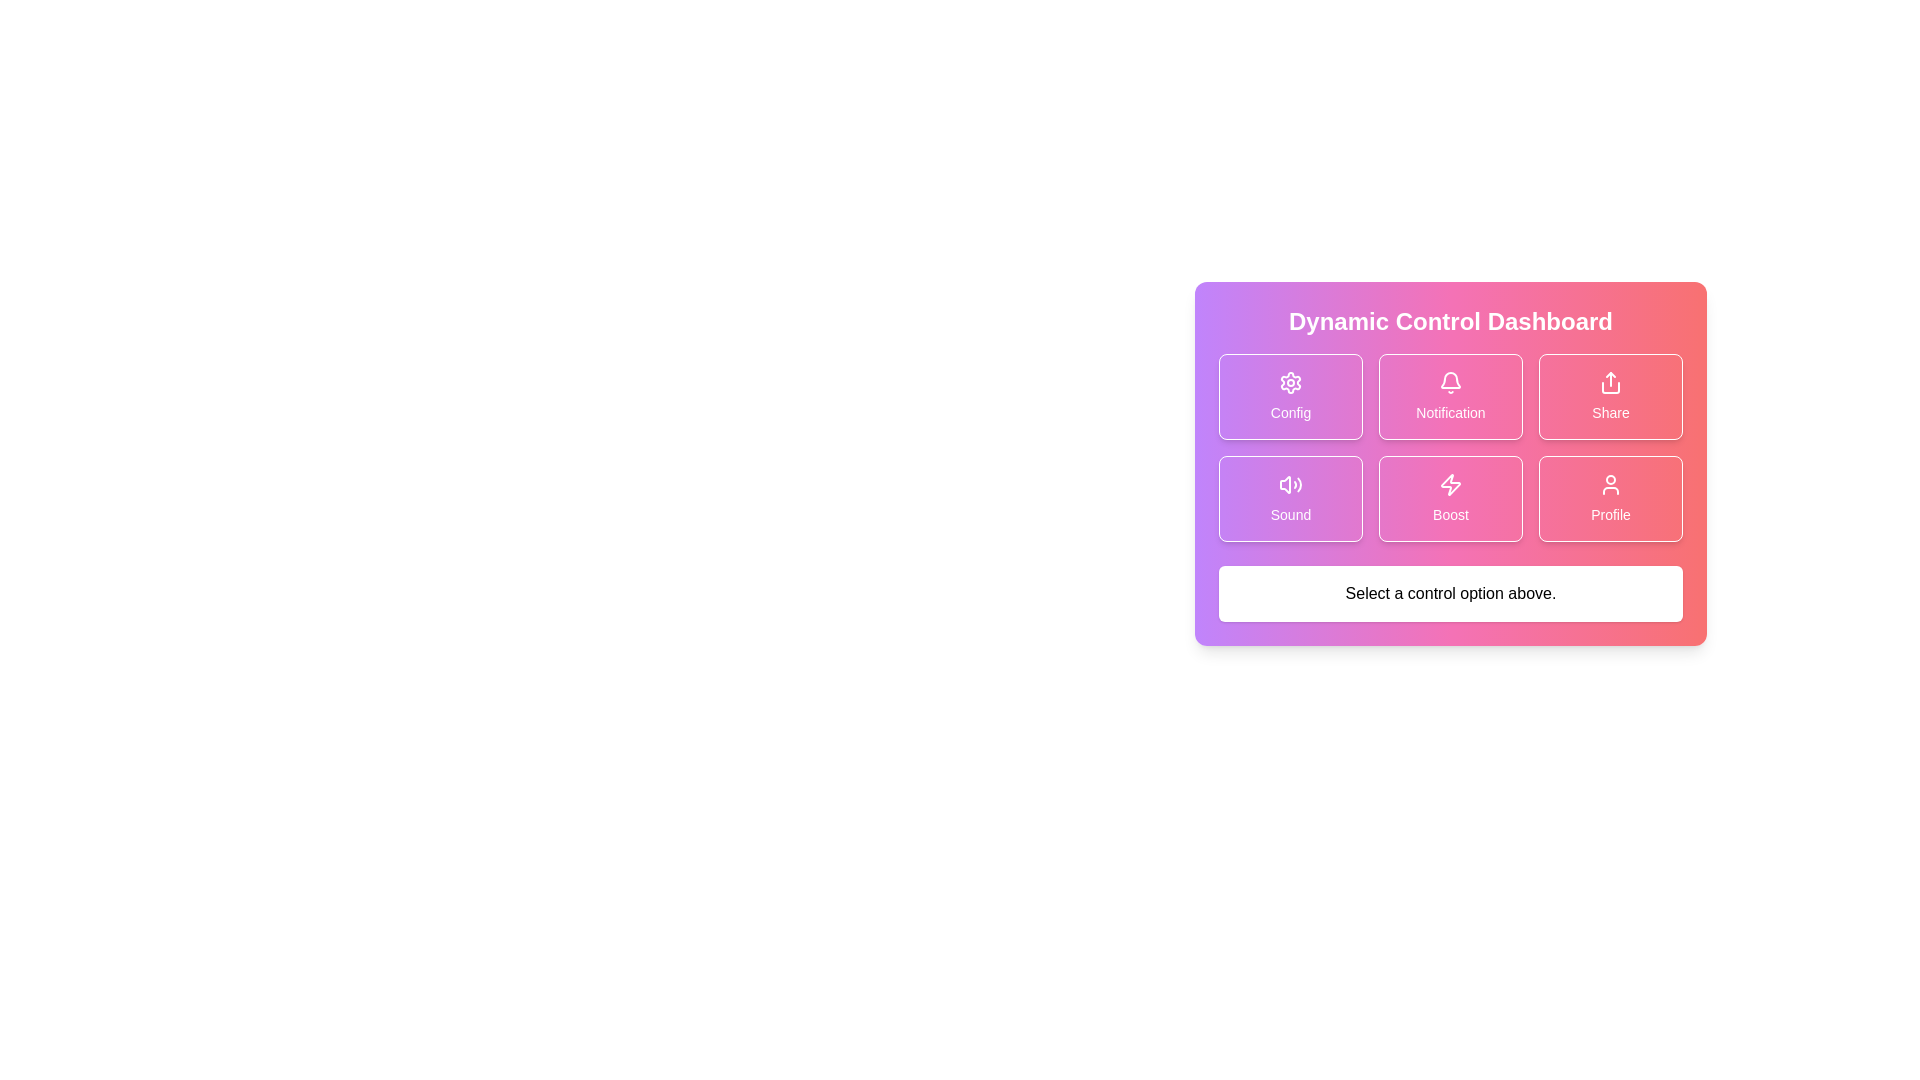  Describe the element at coordinates (1450, 320) in the screenshot. I see `the text heading 'Dynamic Control Dashboard' located at the top of the card-style layout with a vibrant gradient background` at that location.